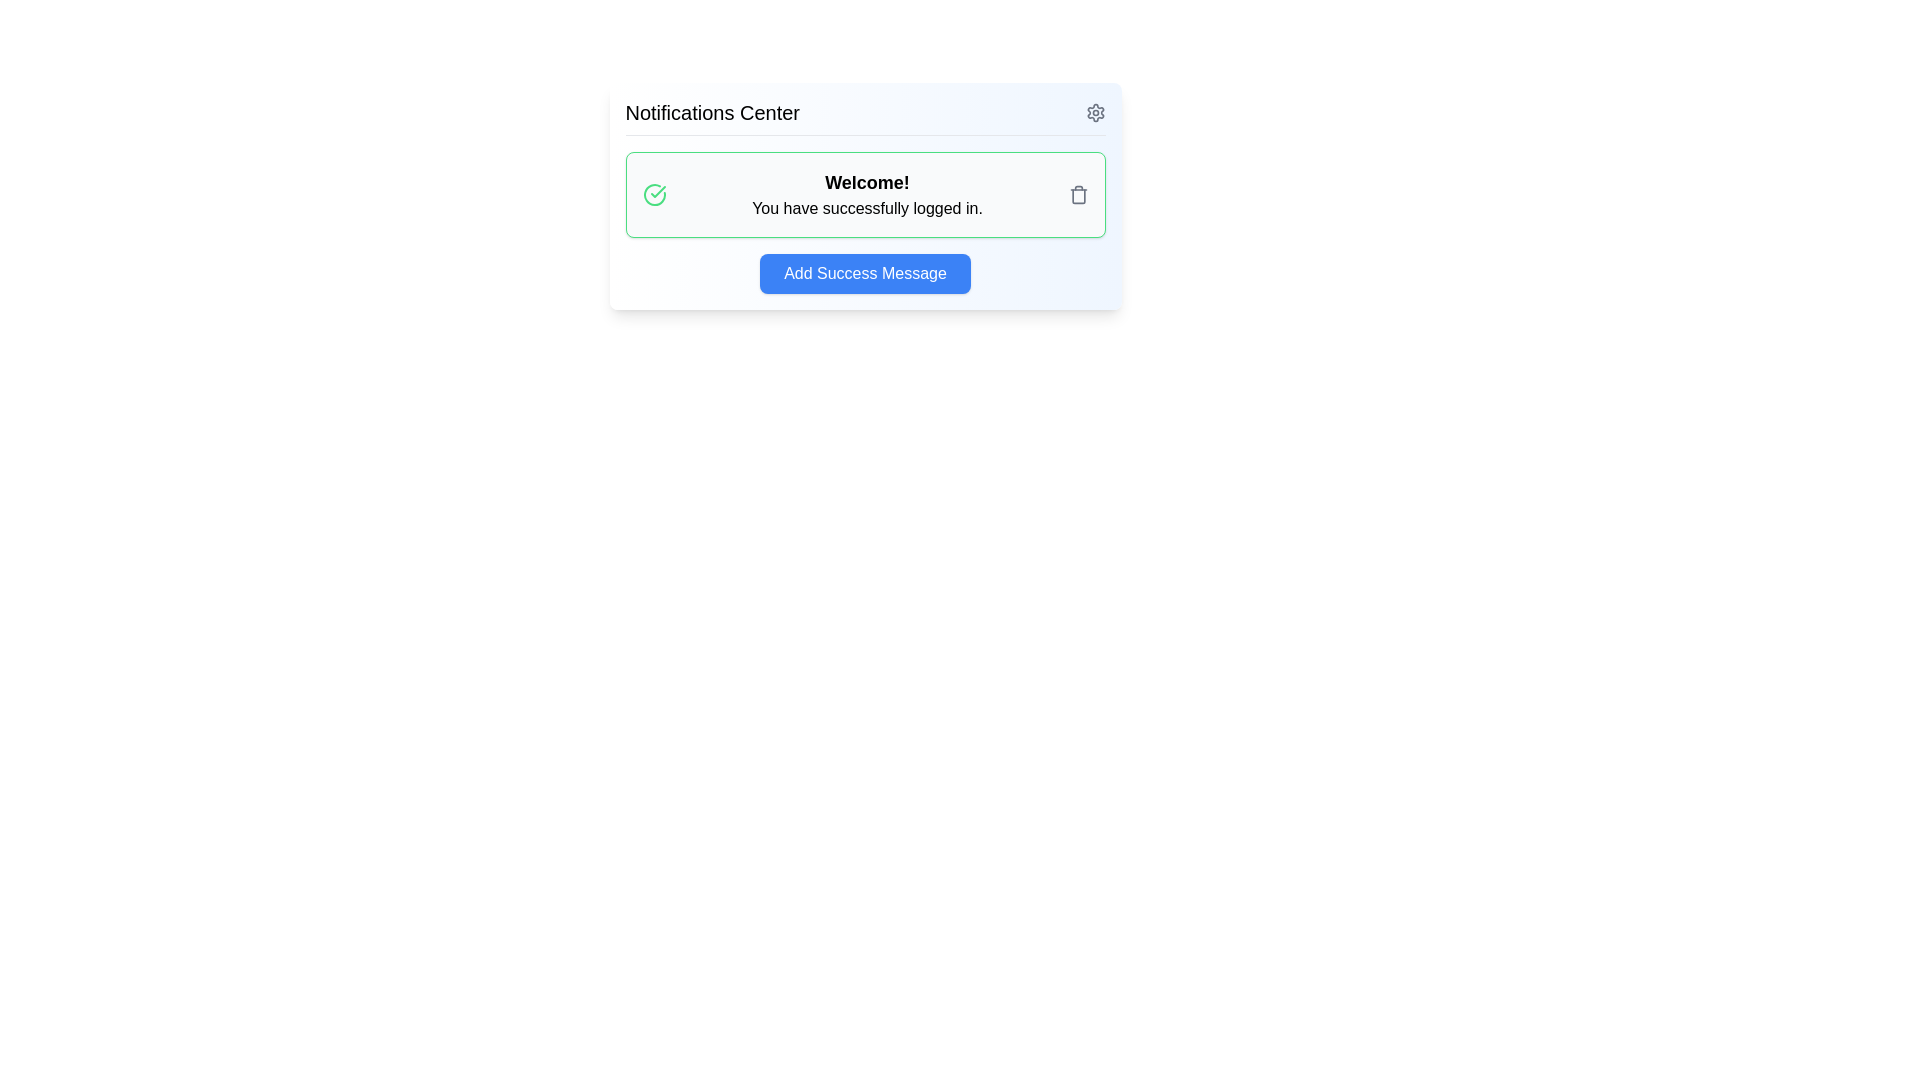 Image resolution: width=1920 pixels, height=1080 pixels. What do you see at coordinates (867, 195) in the screenshot?
I see `congratulatory message displayed in the largest static text element located in the center of the interface, positioned to the right of a circular icon` at bounding box center [867, 195].